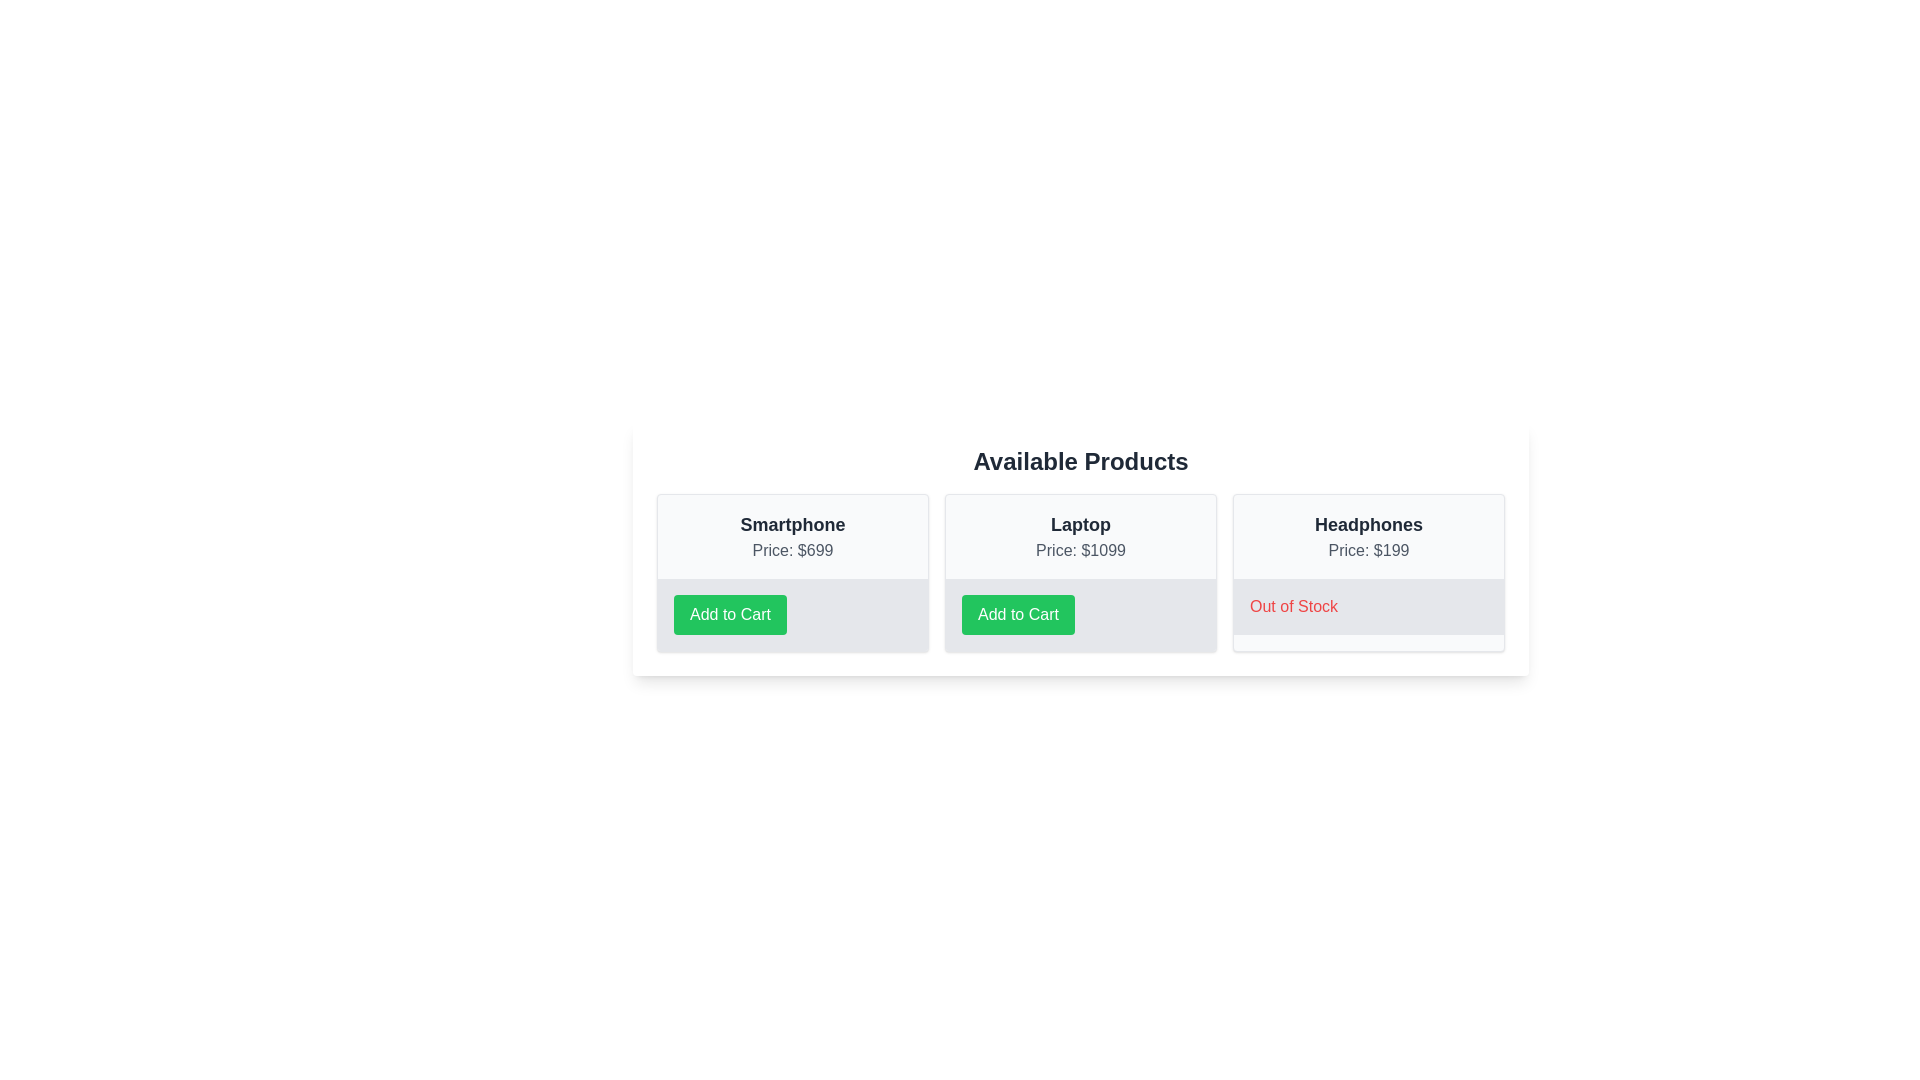 The height and width of the screenshot is (1080, 1920). I want to click on text label displaying 'Headphones' which is styled in a bold, dark gray font and located at the top of the rightmost product card, so click(1367, 523).